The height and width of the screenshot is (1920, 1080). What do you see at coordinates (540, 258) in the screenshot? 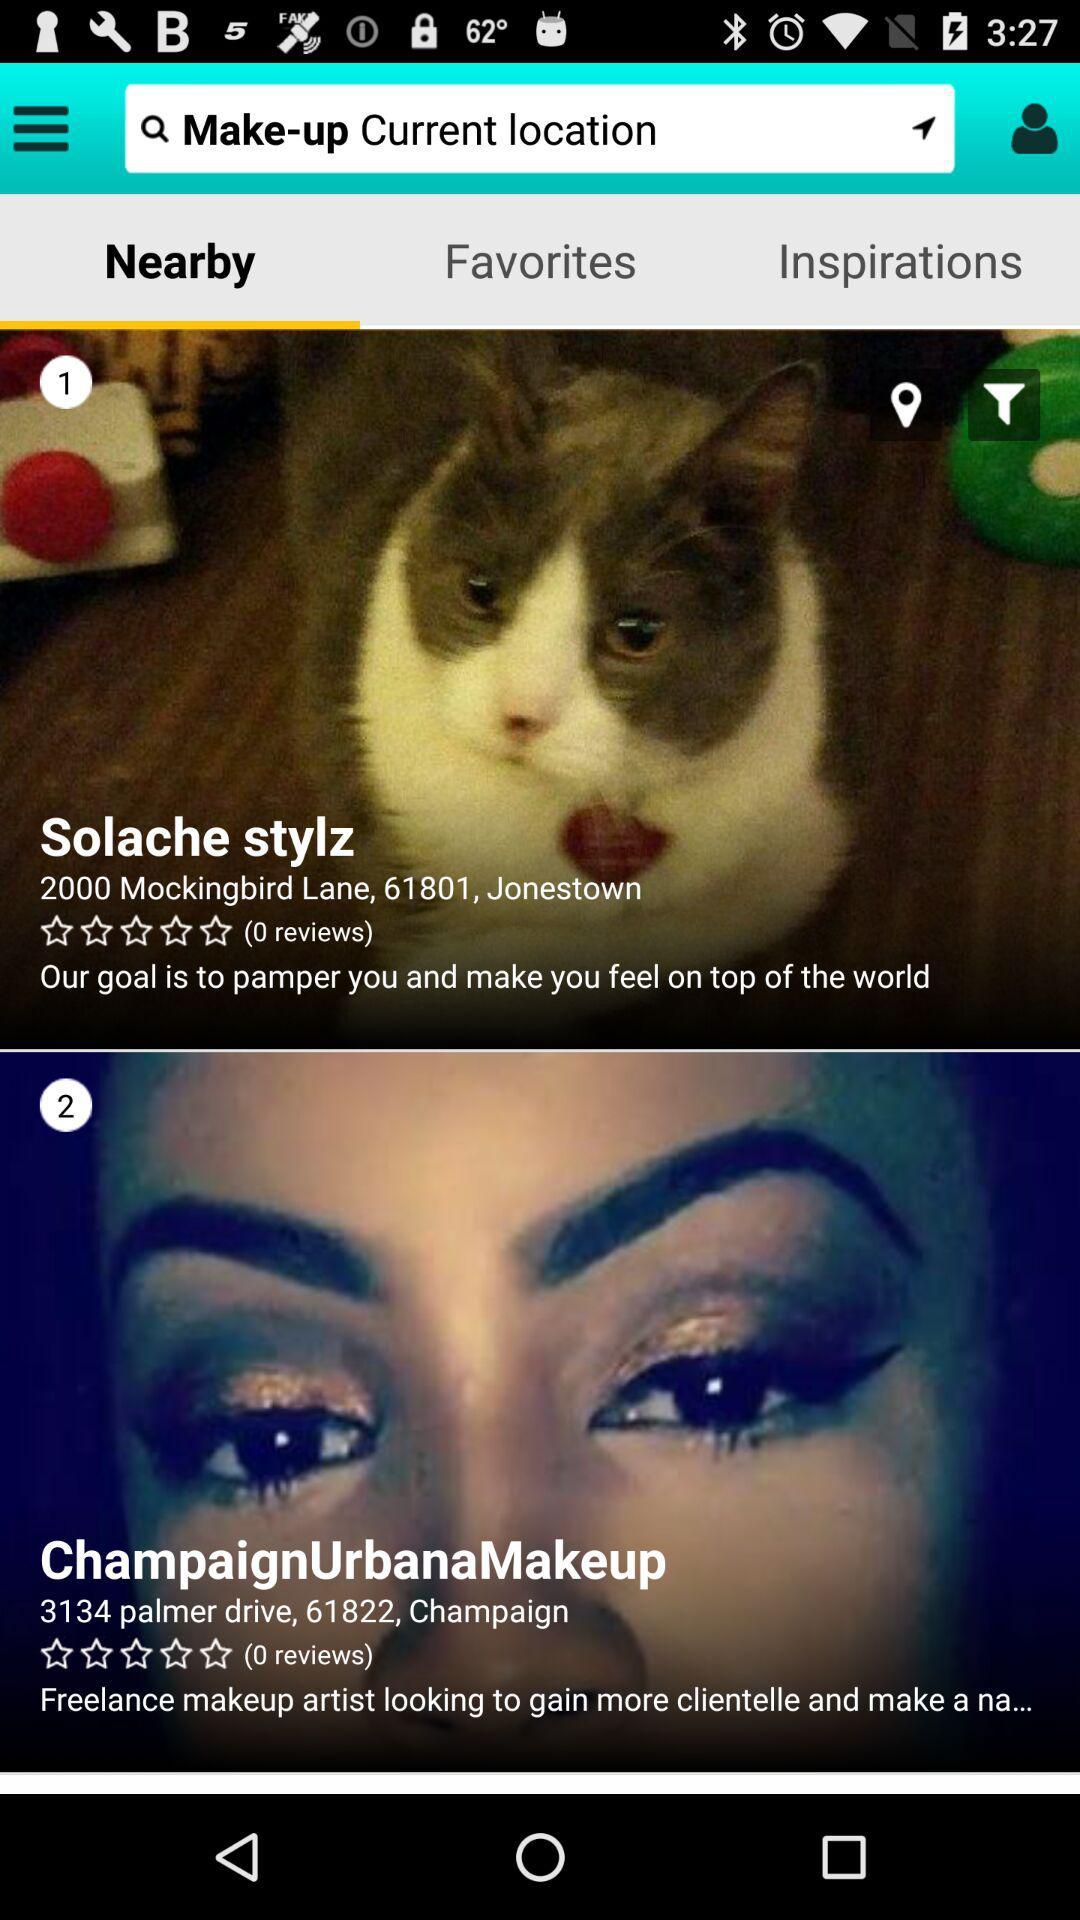
I see `icon next to the nearby item` at bounding box center [540, 258].